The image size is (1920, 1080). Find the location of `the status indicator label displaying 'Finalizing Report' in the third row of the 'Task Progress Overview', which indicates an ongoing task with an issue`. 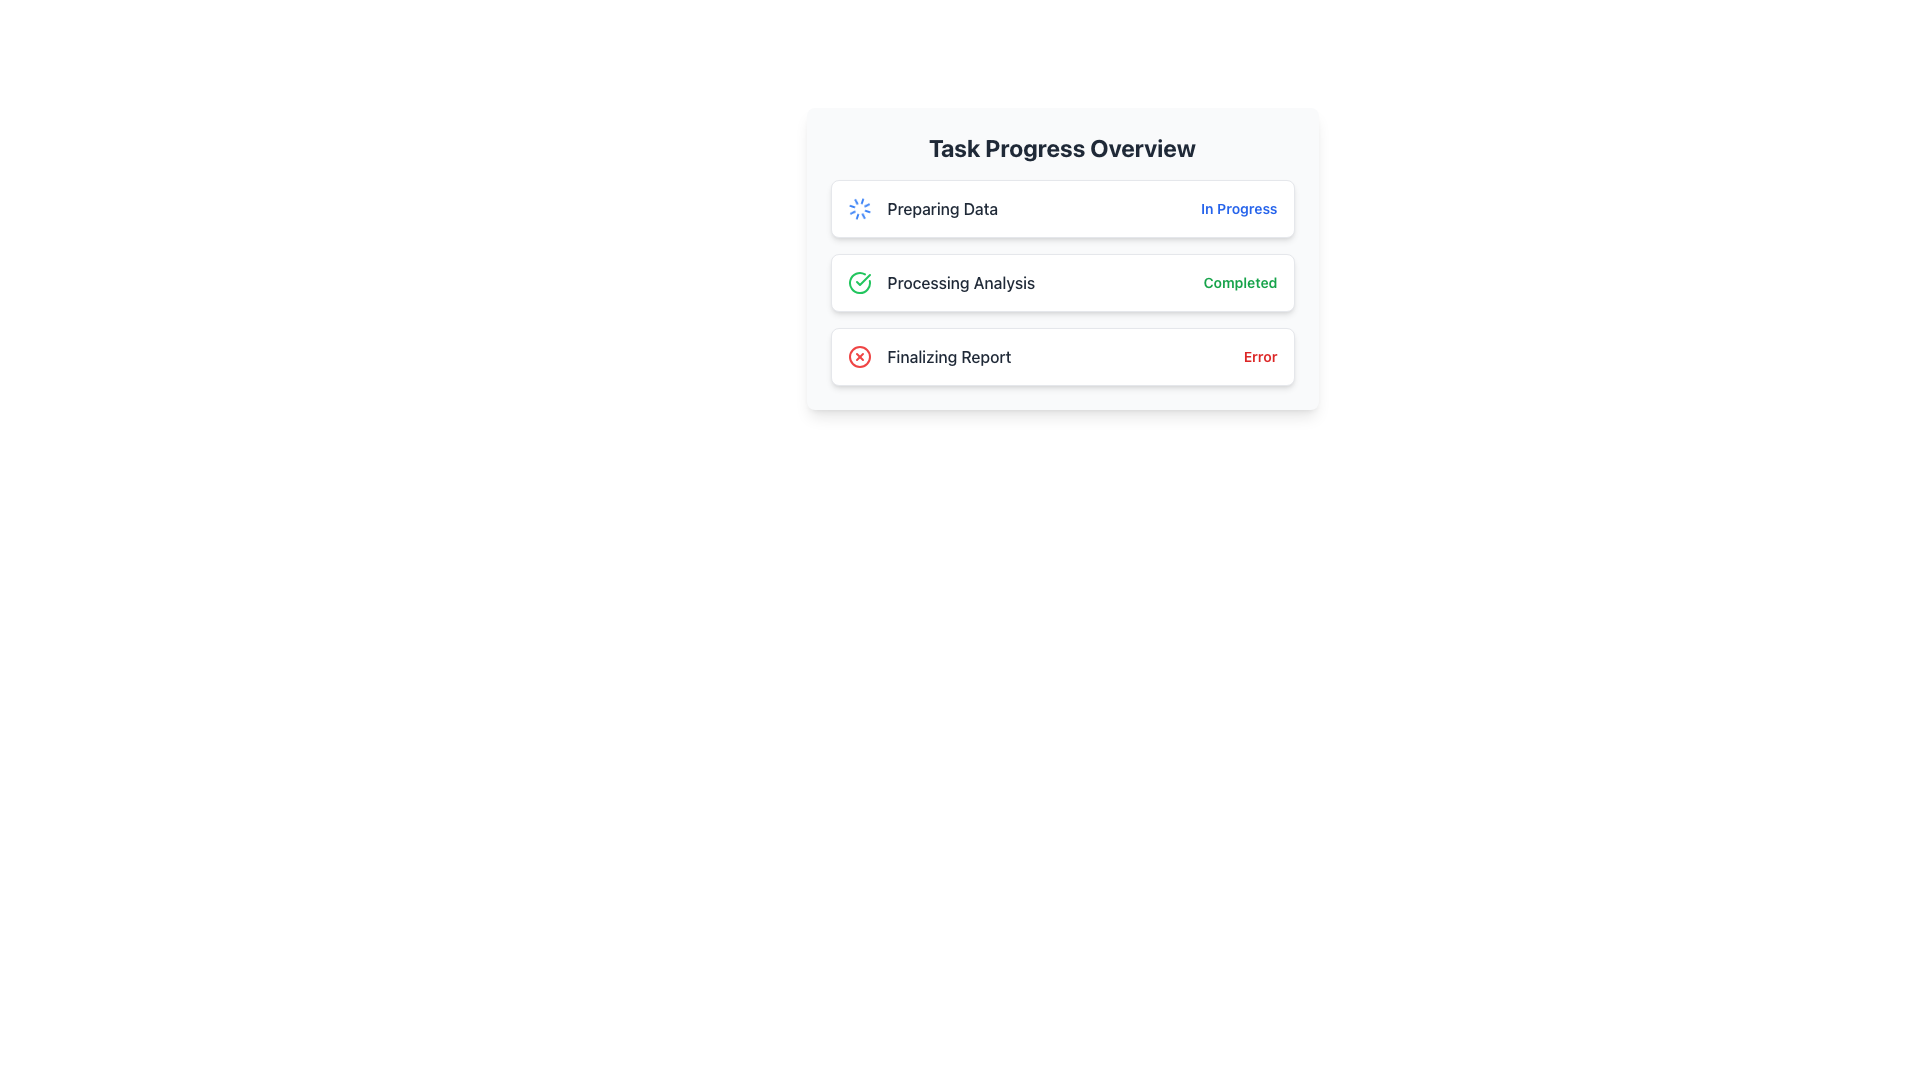

the status indicator label displaying 'Finalizing Report' in the third row of the 'Task Progress Overview', which indicates an ongoing task with an issue is located at coordinates (928, 356).